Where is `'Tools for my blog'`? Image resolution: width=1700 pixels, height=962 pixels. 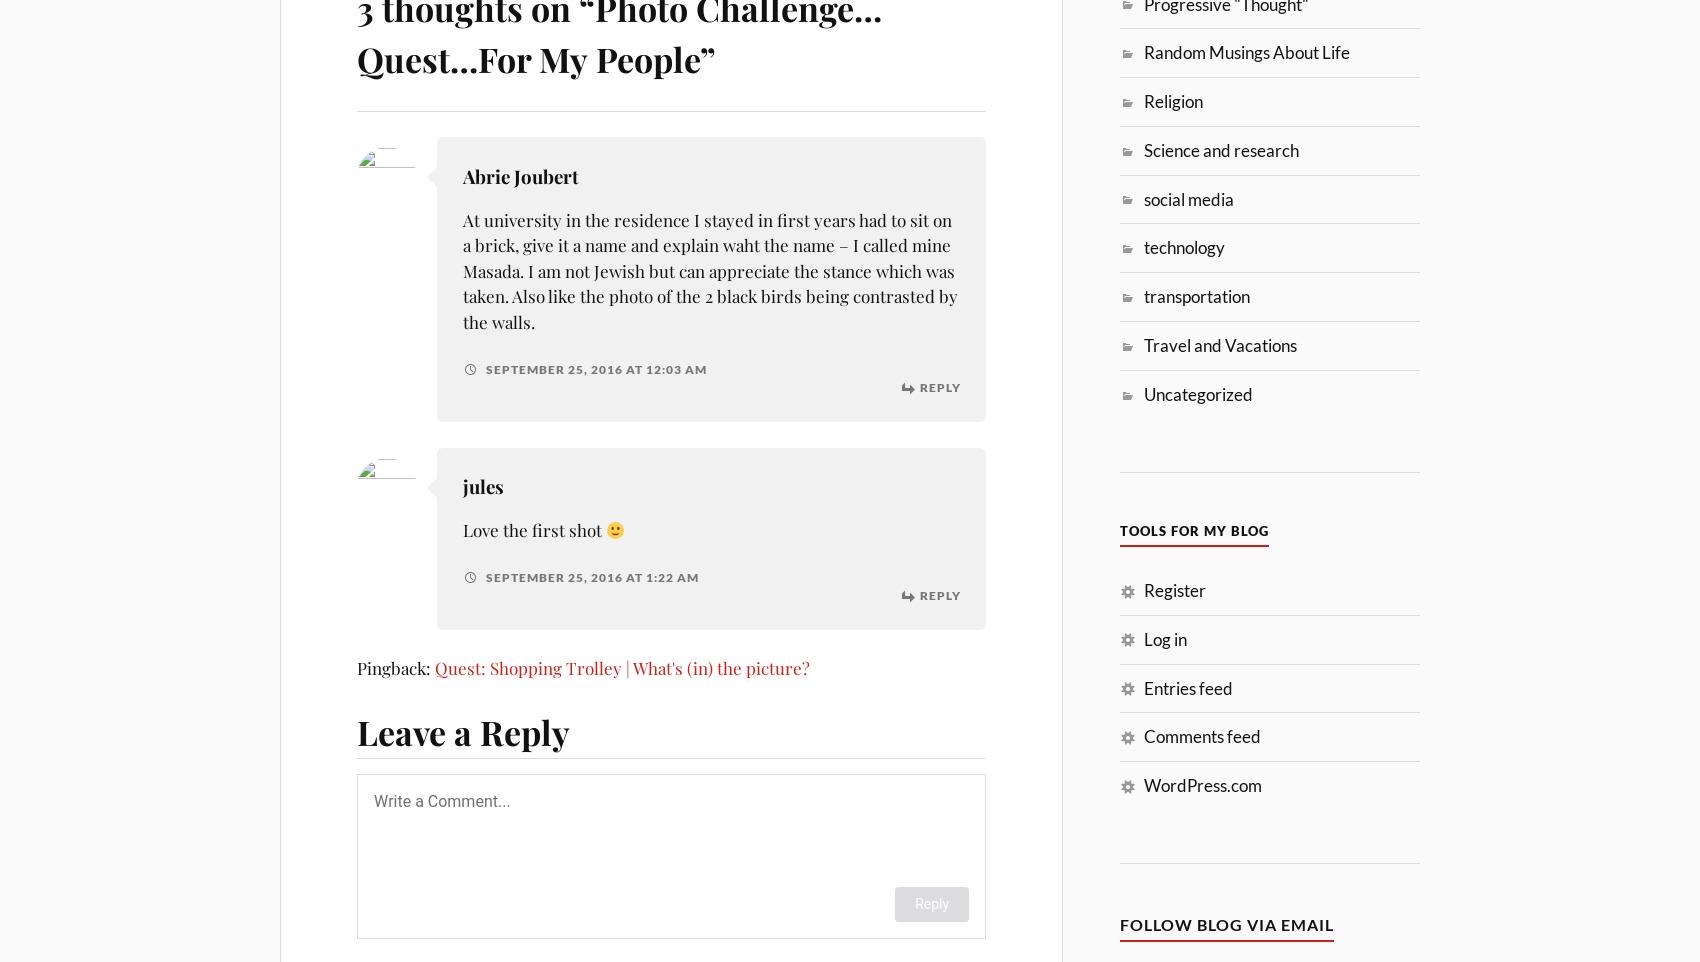
'Tools for my blog' is located at coordinates (1193, 531).